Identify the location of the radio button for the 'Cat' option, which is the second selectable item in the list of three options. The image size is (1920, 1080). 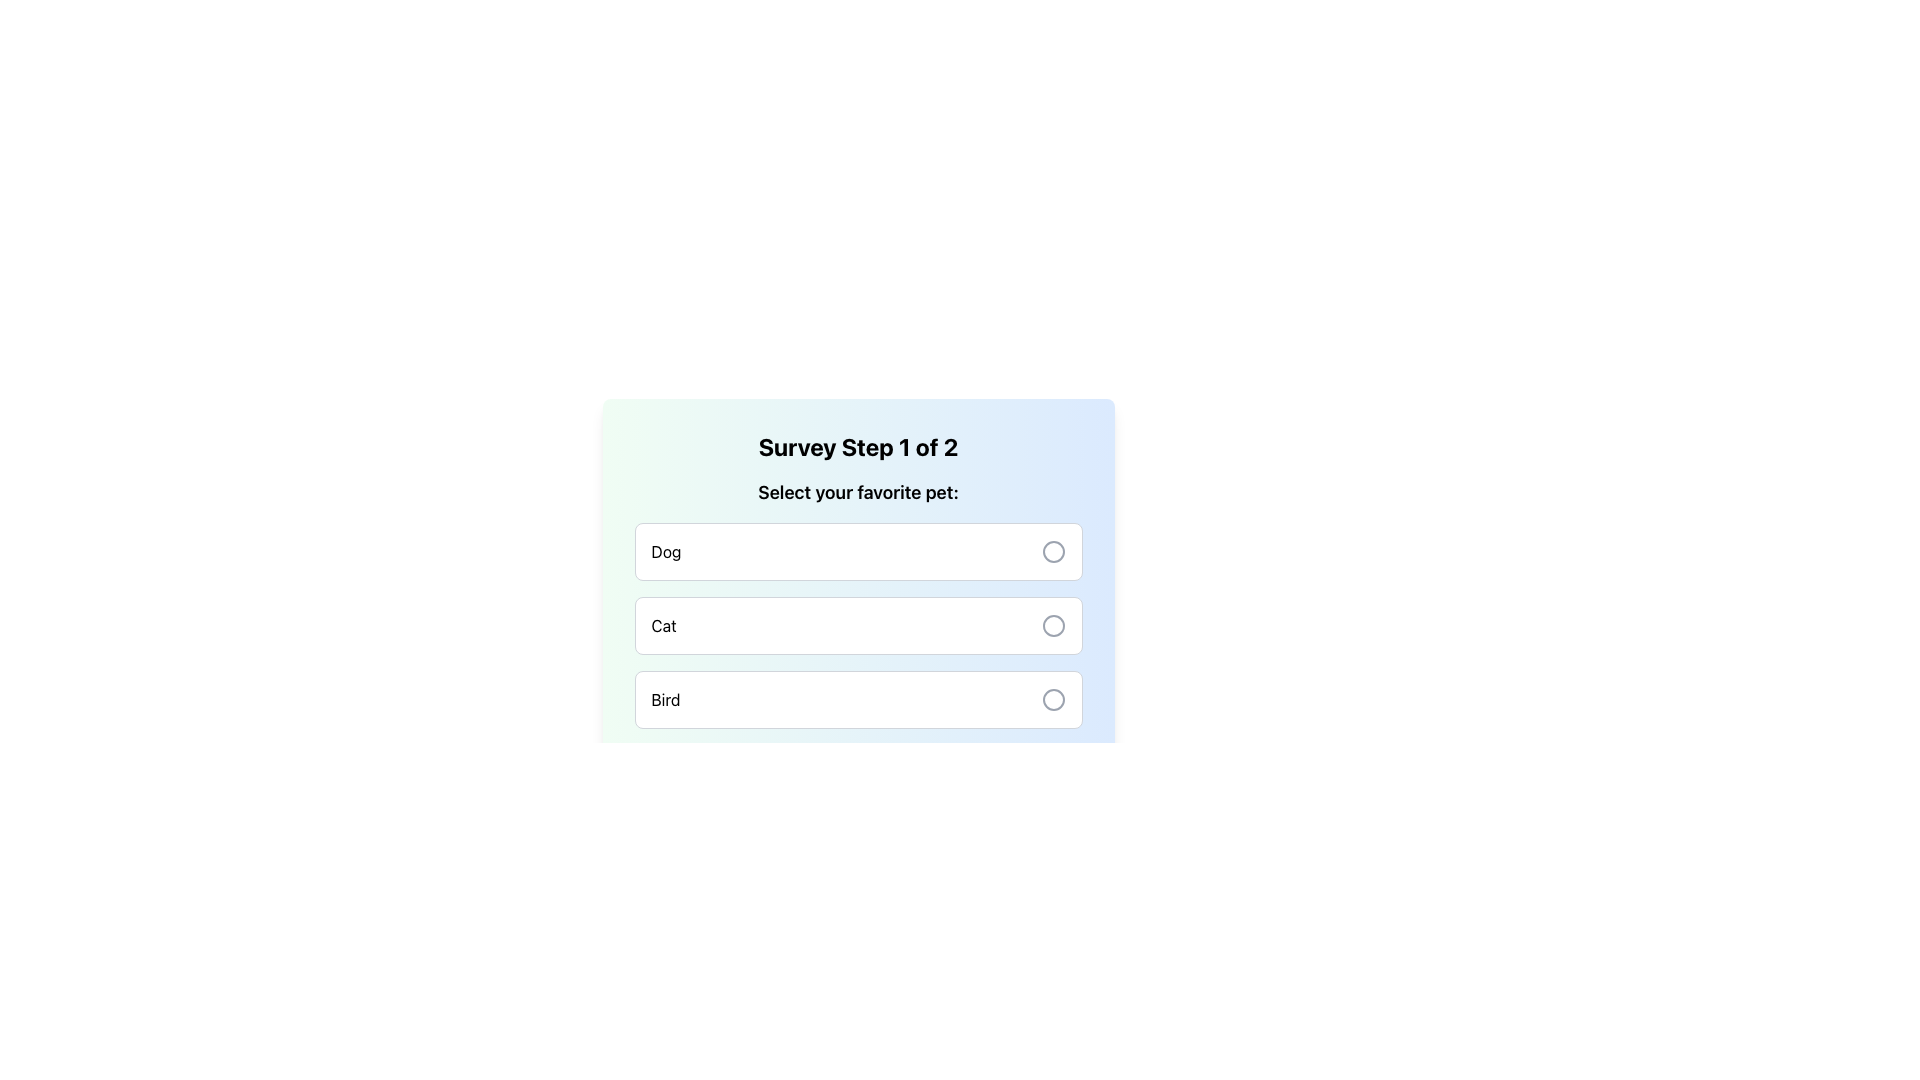
(858, 624).